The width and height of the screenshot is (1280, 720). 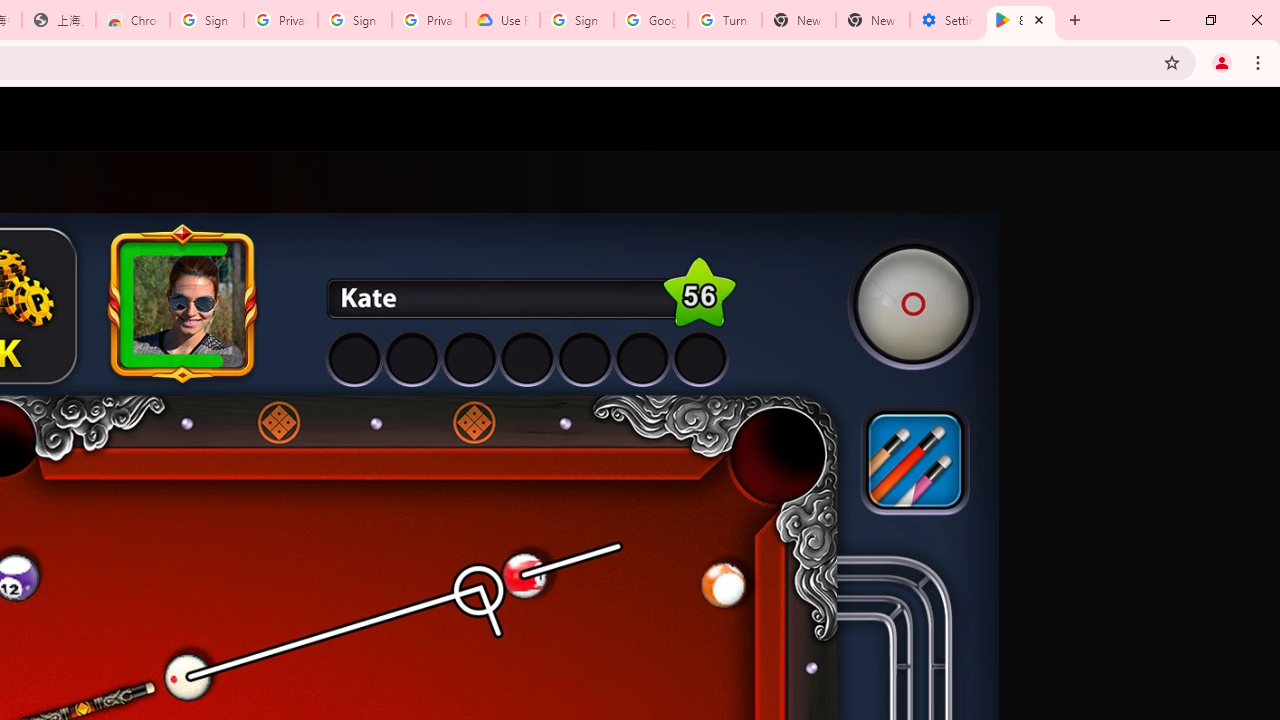 What do you see at coordinates (132, 20) in the screenshot?
I see `'Chrome Web Store - Color themes by Chrome'` at bounding box center [132, 20].